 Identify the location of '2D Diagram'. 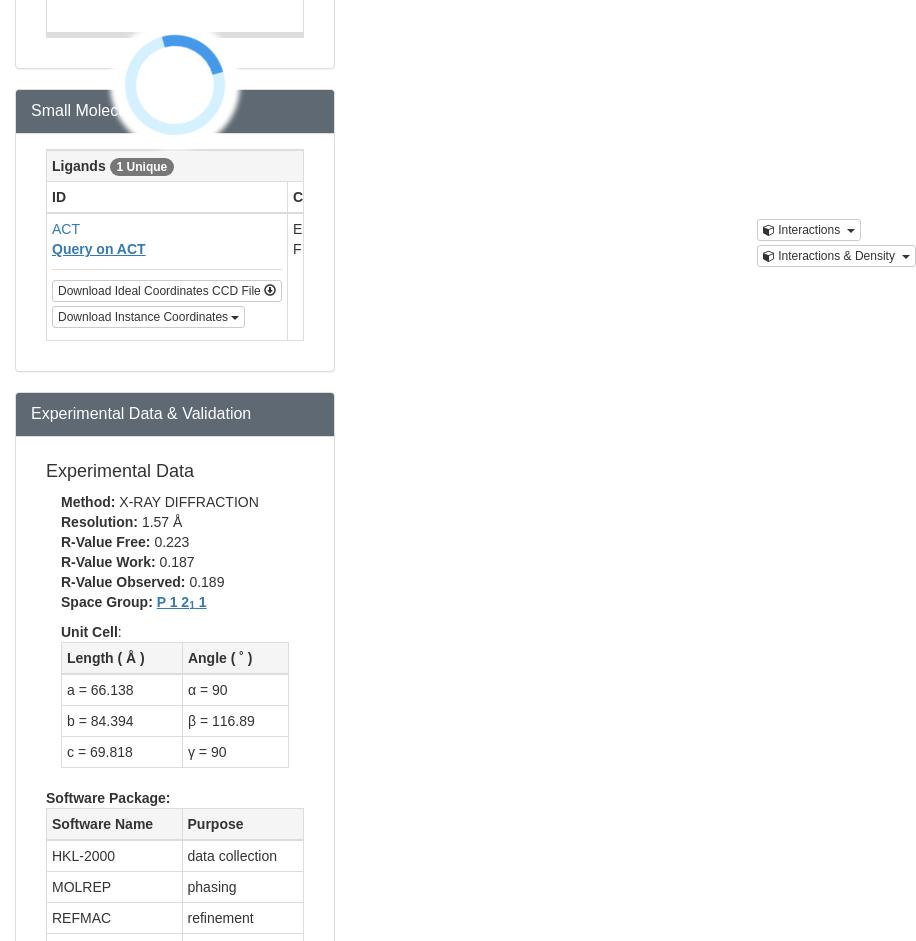
(667, 197).